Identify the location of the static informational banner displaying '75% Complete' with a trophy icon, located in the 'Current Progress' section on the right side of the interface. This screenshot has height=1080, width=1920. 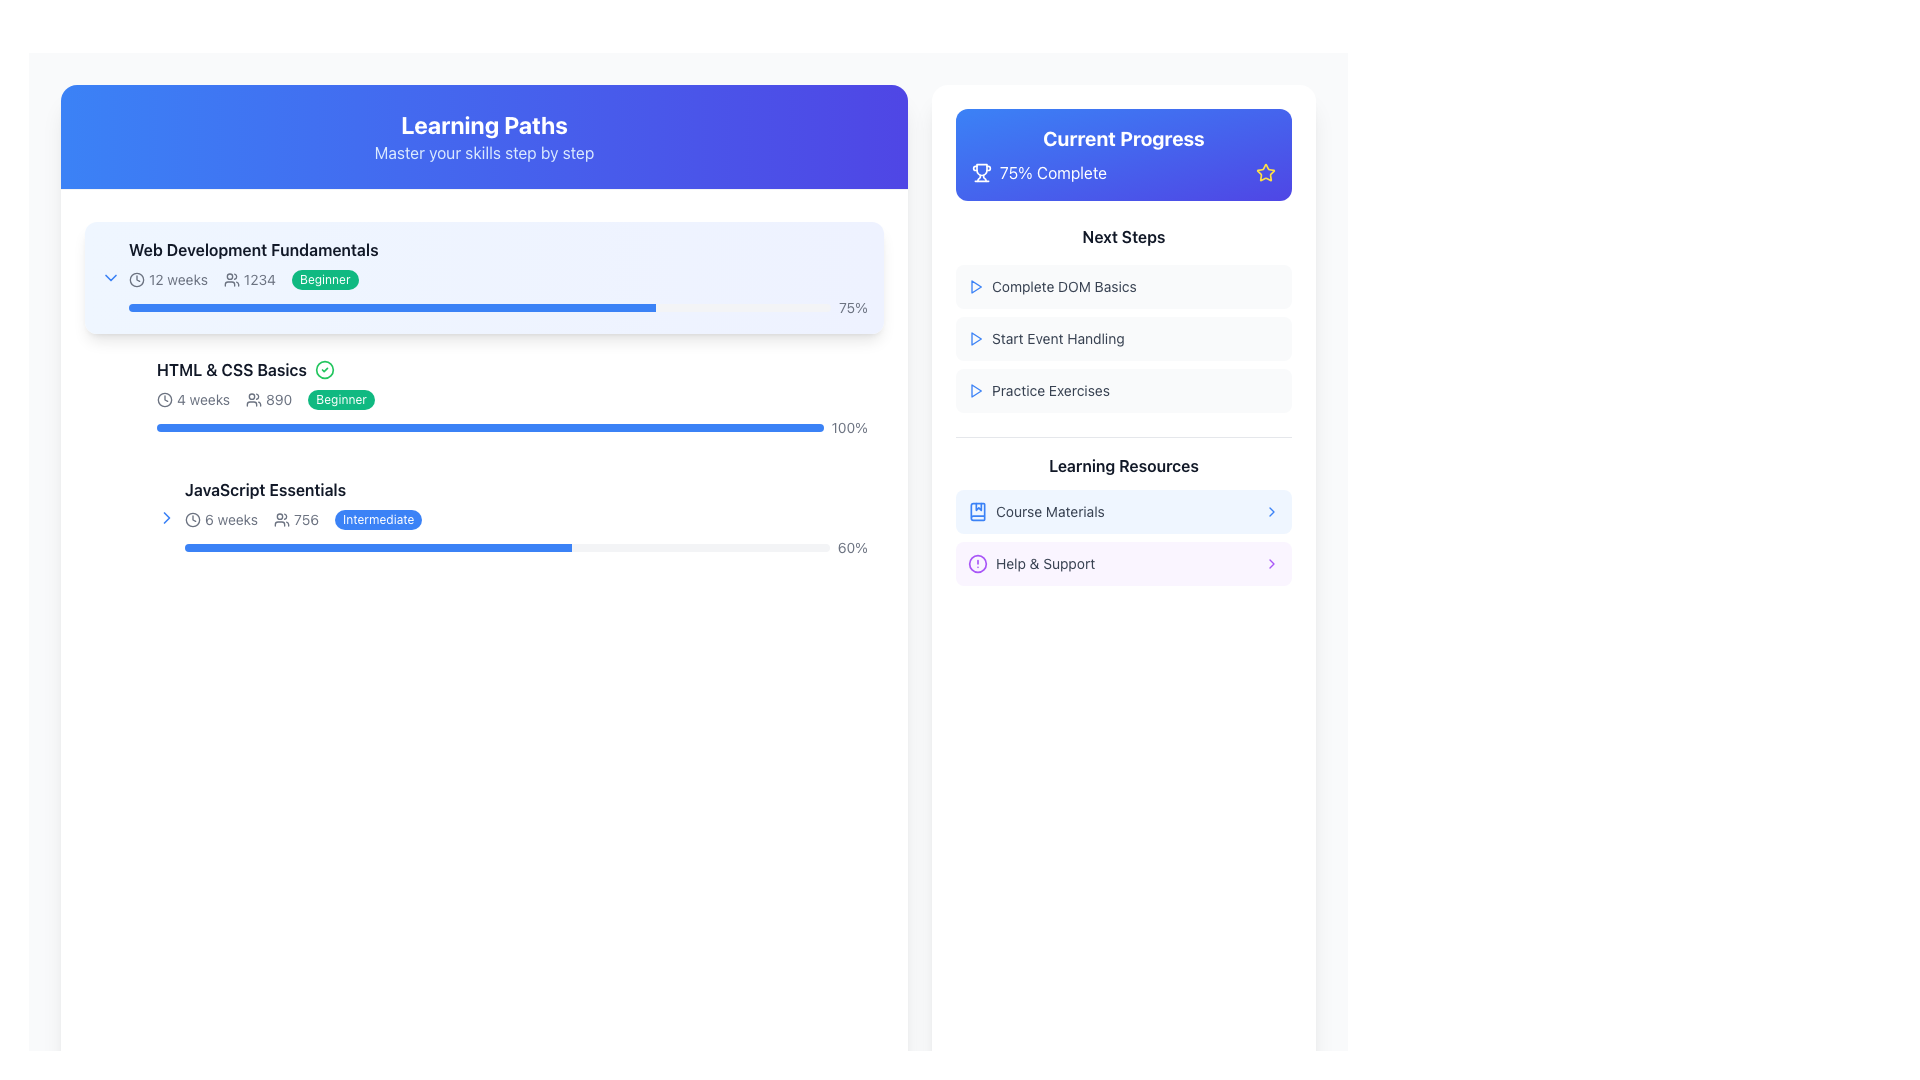
(1039, 172).